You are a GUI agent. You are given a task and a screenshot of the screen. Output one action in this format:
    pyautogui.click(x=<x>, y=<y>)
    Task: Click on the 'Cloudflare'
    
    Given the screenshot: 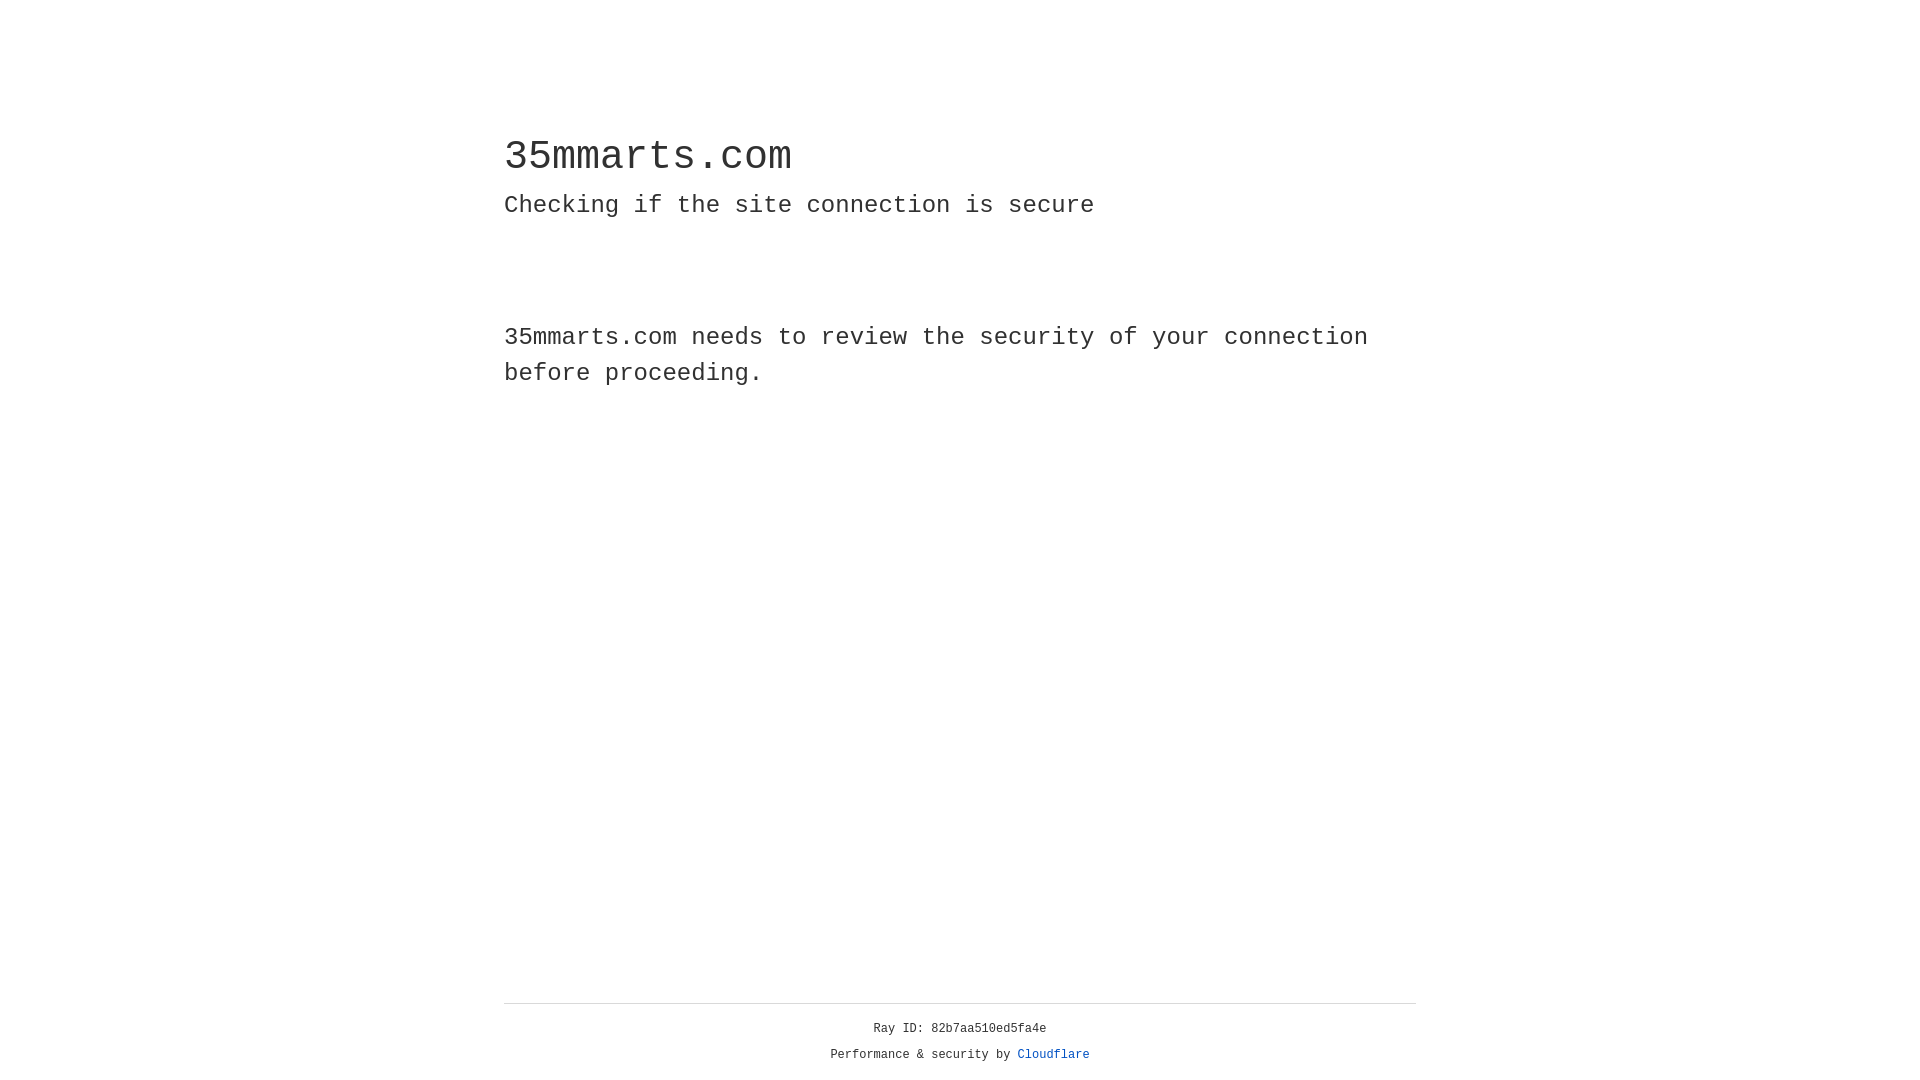 What is the action you would take?
    pyautogui.click(x=1053, y=1054)
    